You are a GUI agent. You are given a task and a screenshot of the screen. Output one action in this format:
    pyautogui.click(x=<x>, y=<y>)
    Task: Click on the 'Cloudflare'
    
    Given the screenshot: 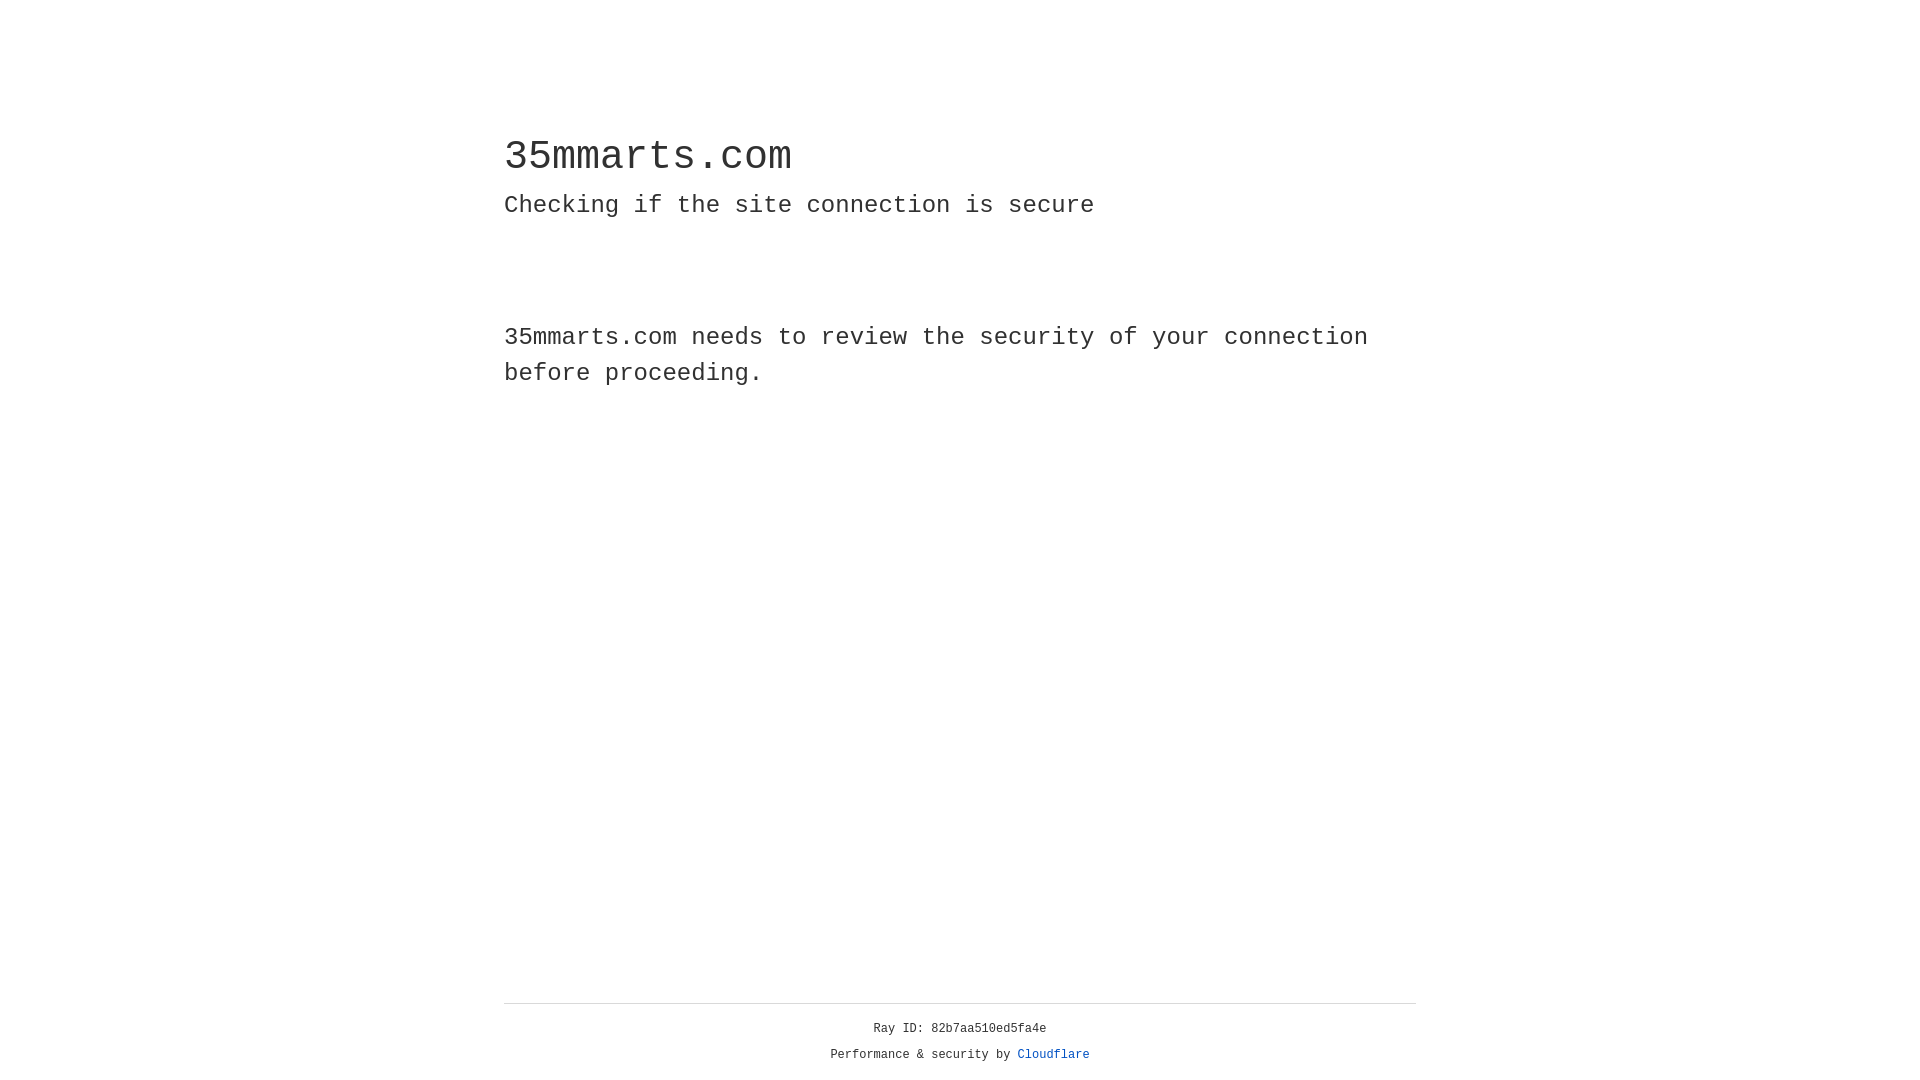 What is the action you would take?
    pyautogui.click(x=1053, y=1054)
    